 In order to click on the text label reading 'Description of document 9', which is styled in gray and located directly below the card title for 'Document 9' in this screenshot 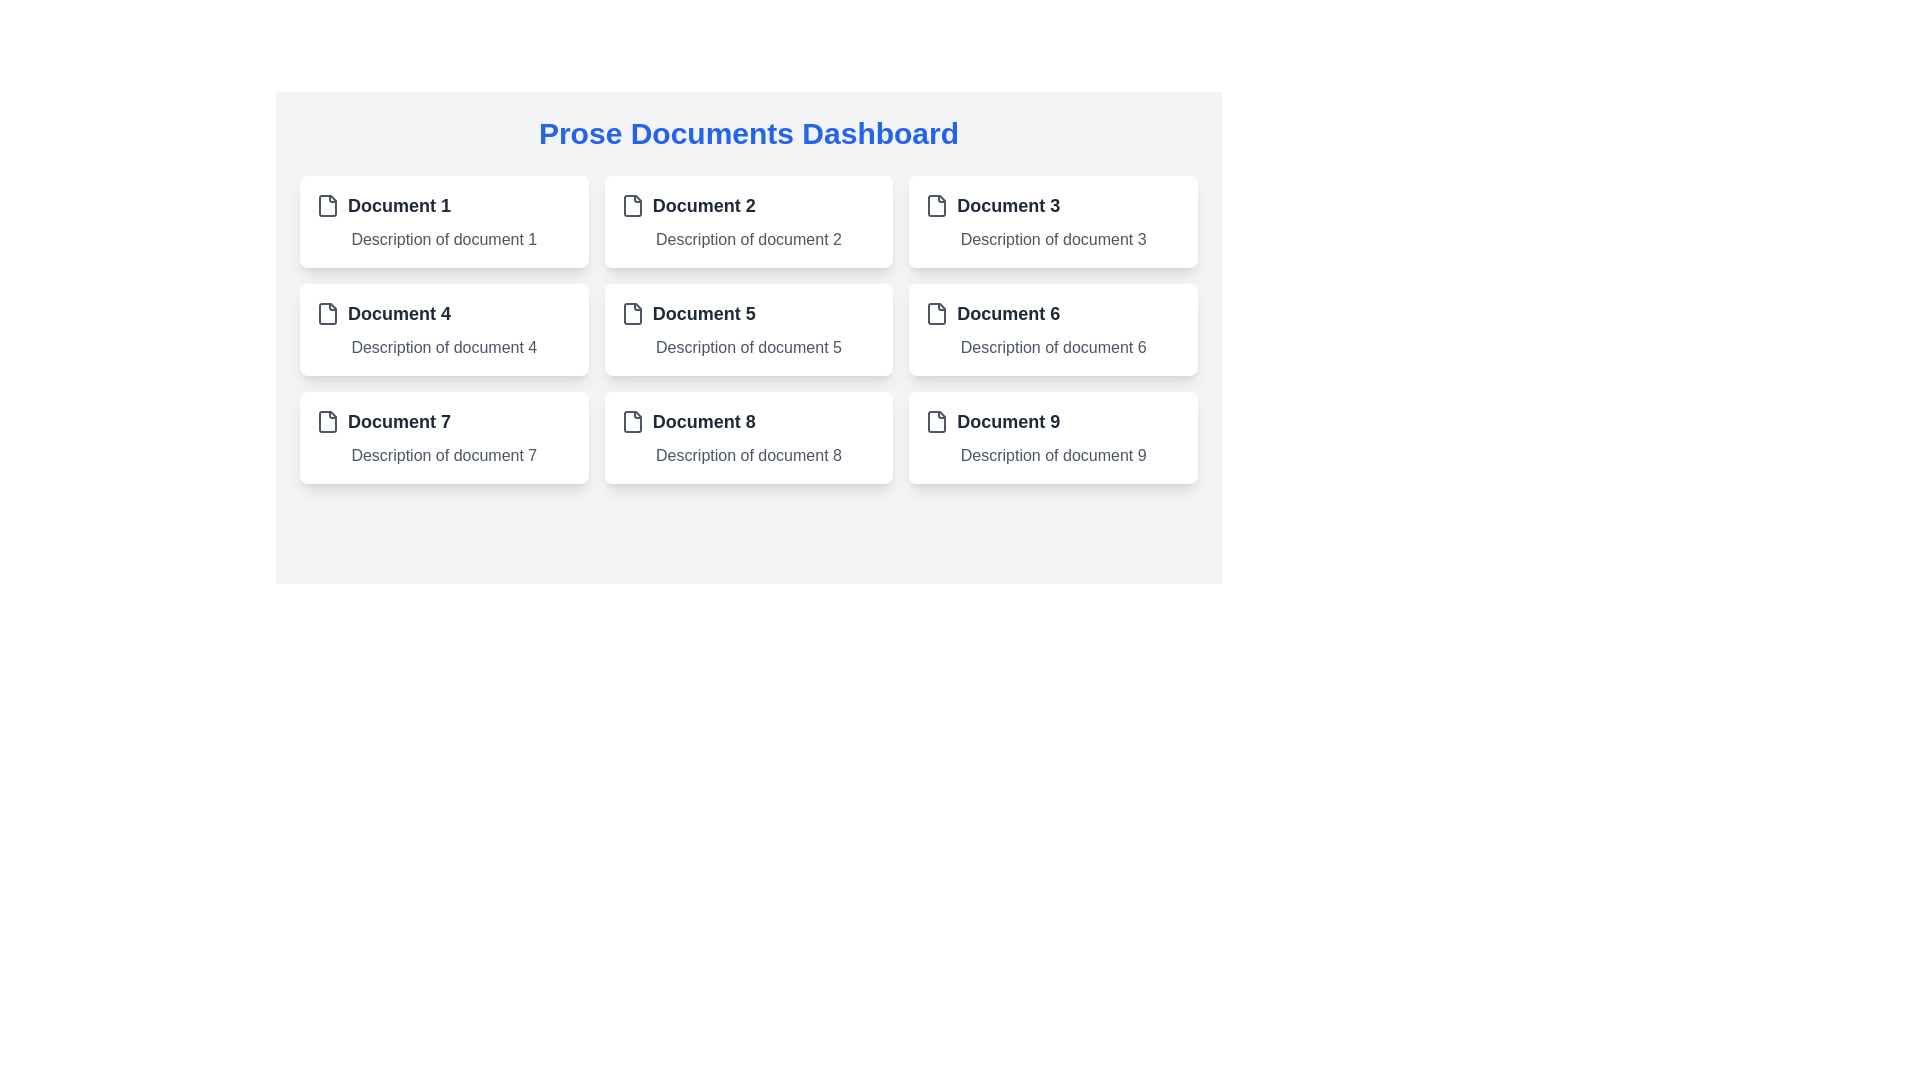, I will do `click(1052, 455)`.